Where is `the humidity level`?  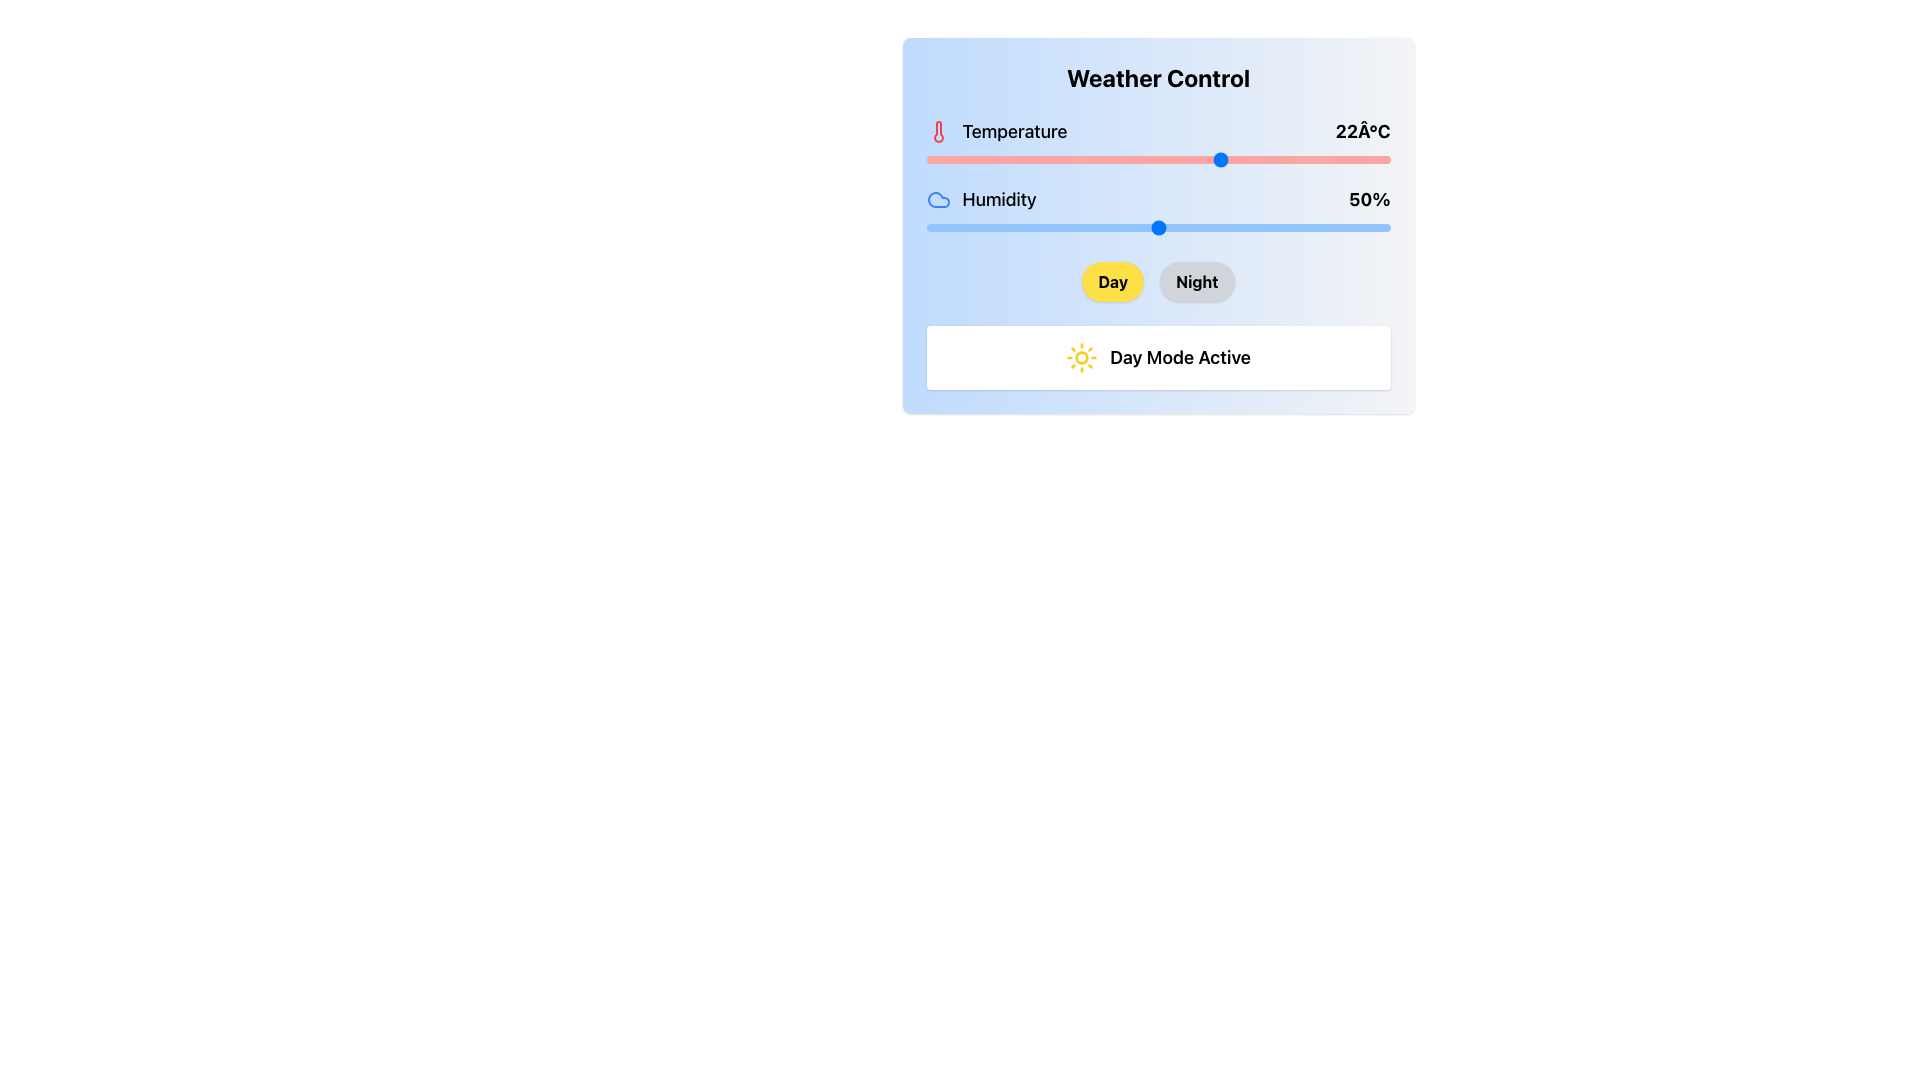 the humidity level is located at coordinates (1158, 226).